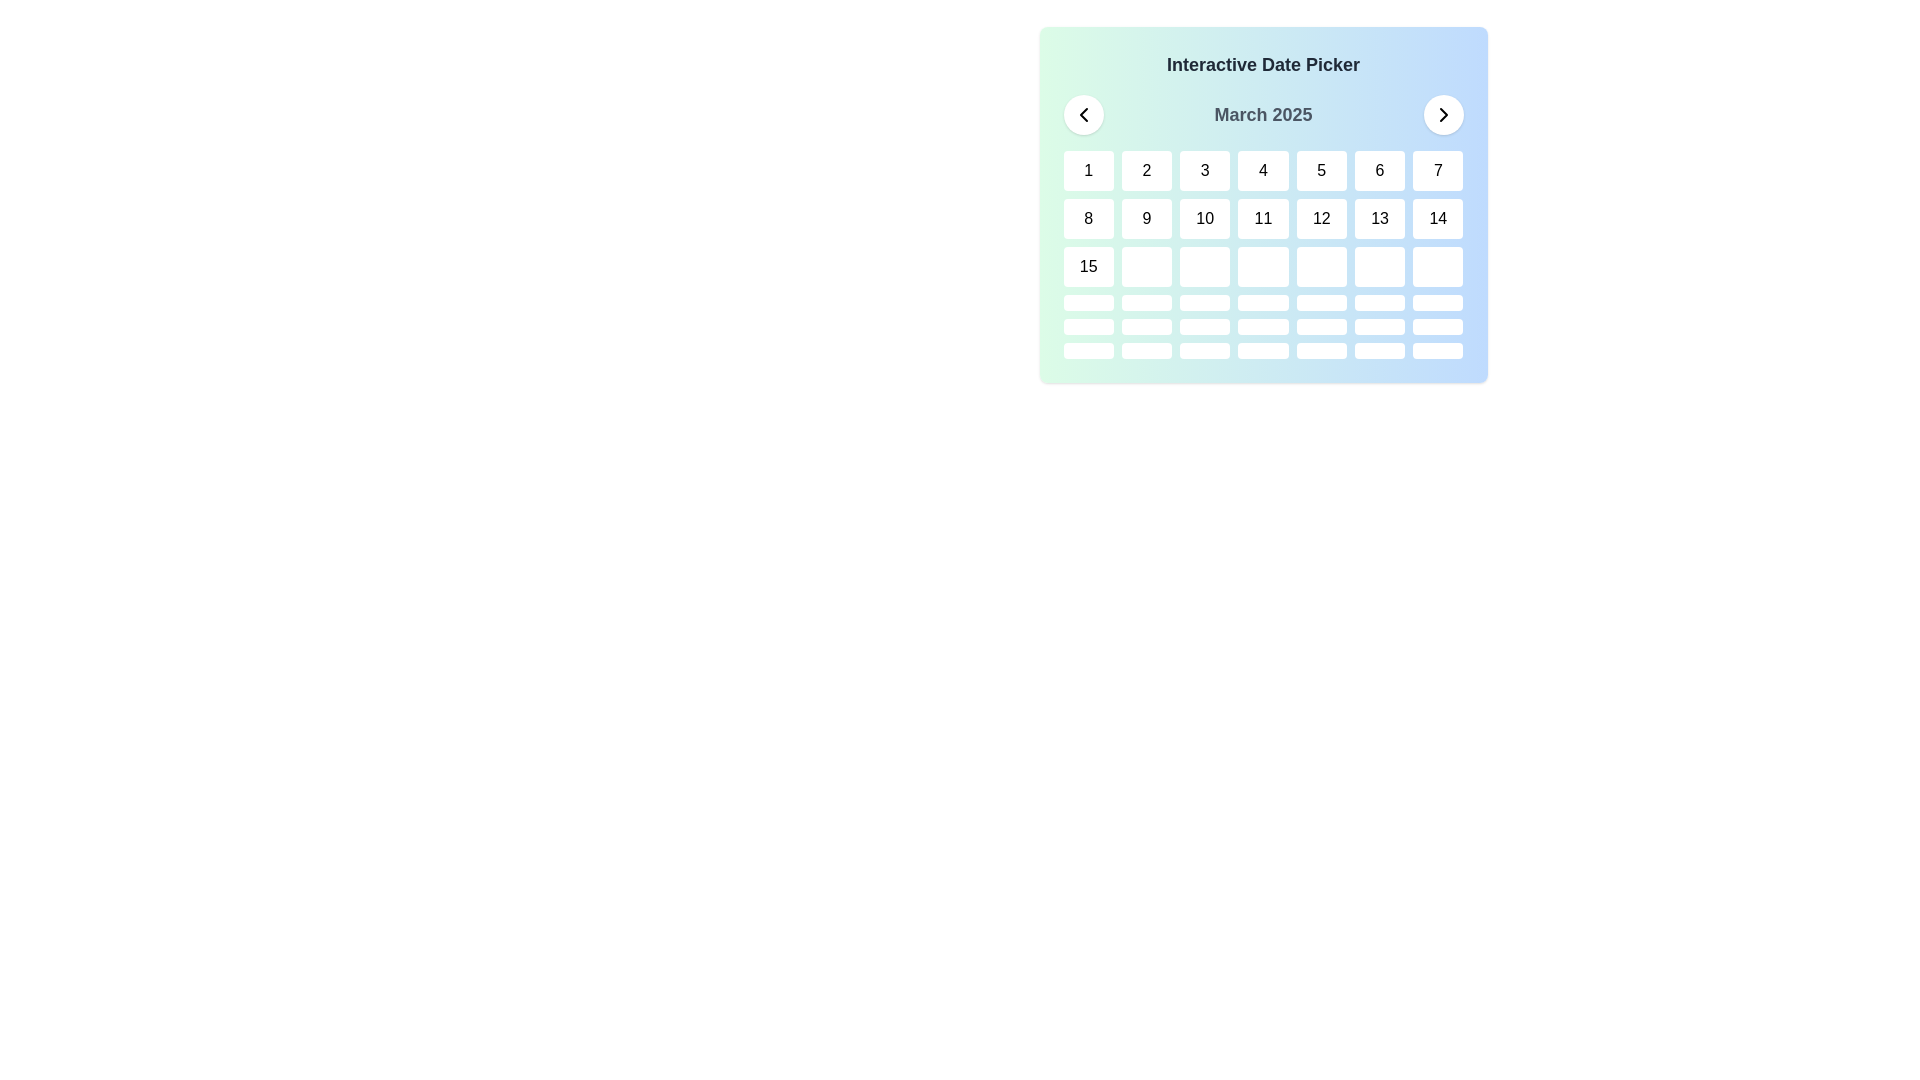  What do you see at coordinates (1147, 303) in the screenshot?
I see `the button located` at bounding box center [1147, 303].